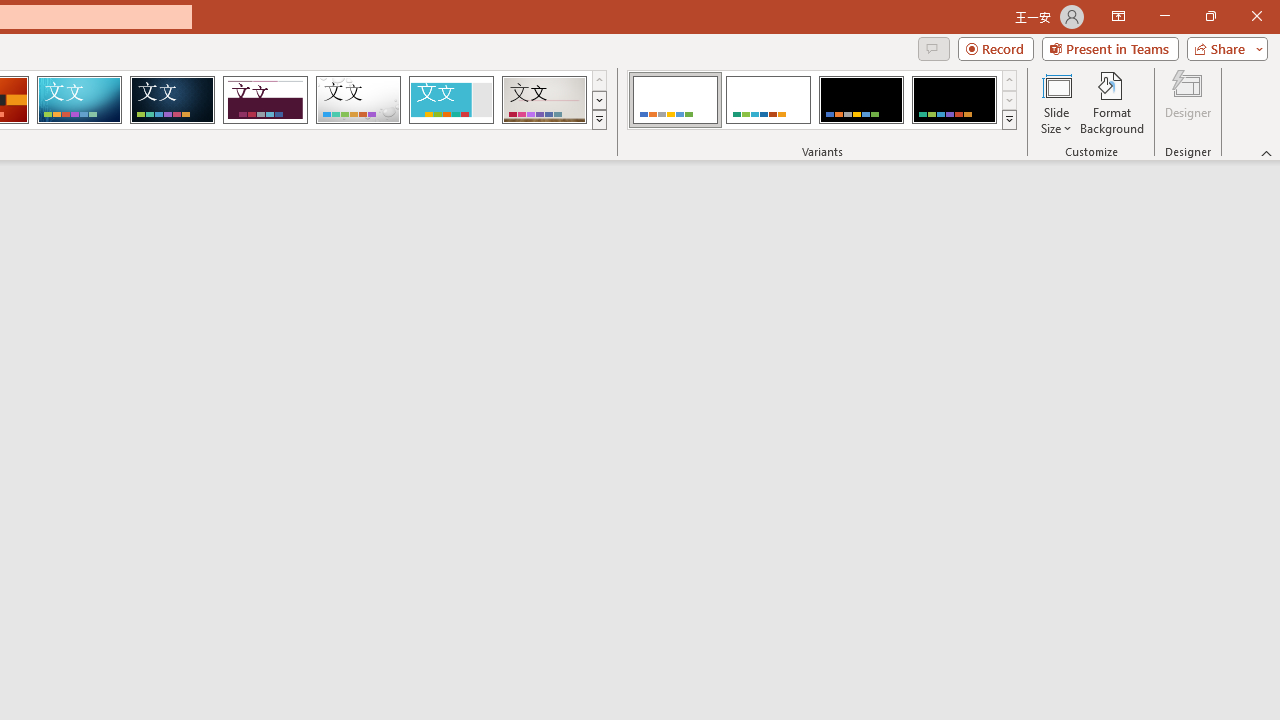  Describe the element at coordinates (1188, 103) in the screenshot. I see `'Designer'` at that location.